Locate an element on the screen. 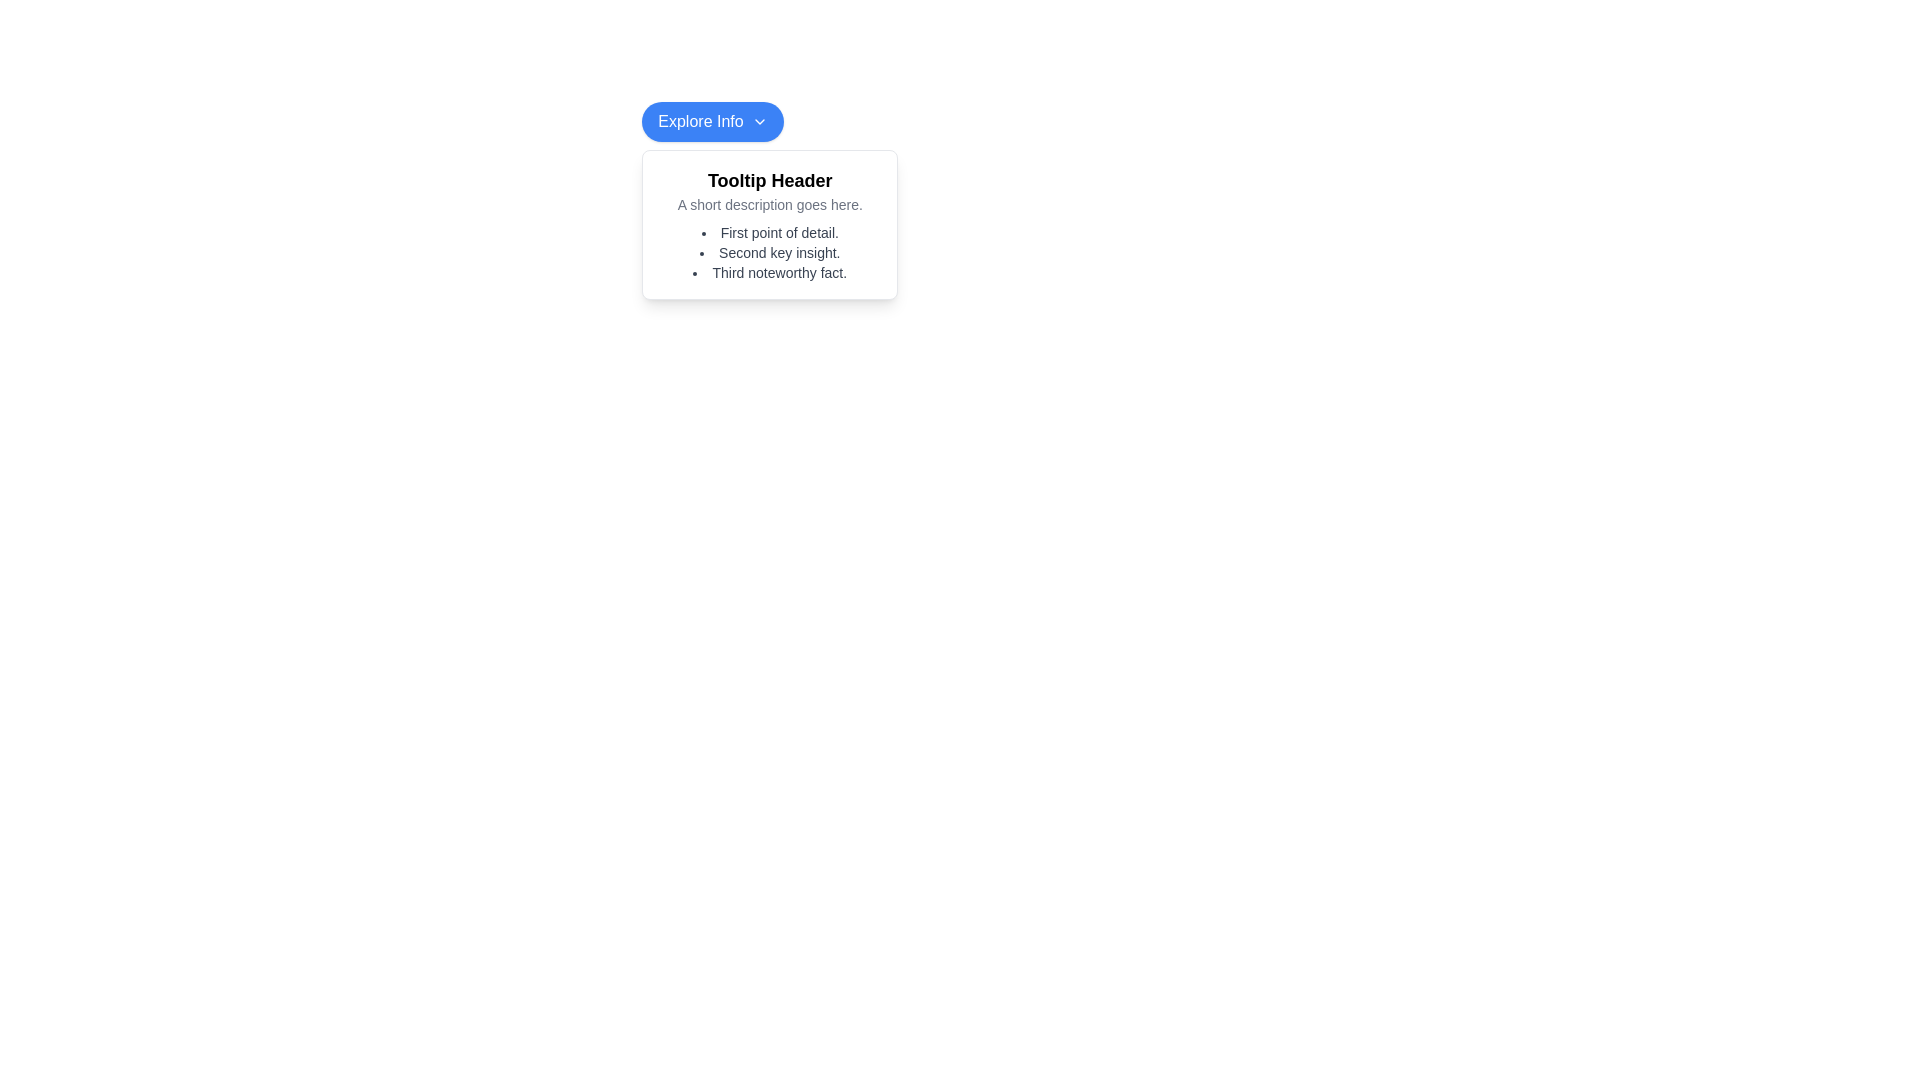 The width and height of the screenshot is (1920, 1080). the bullet-point text item displaying 'Second key insight.' which is styled in gray and is the second item in the list under 'Tooltip Header' is located at coordinates (769, 252).